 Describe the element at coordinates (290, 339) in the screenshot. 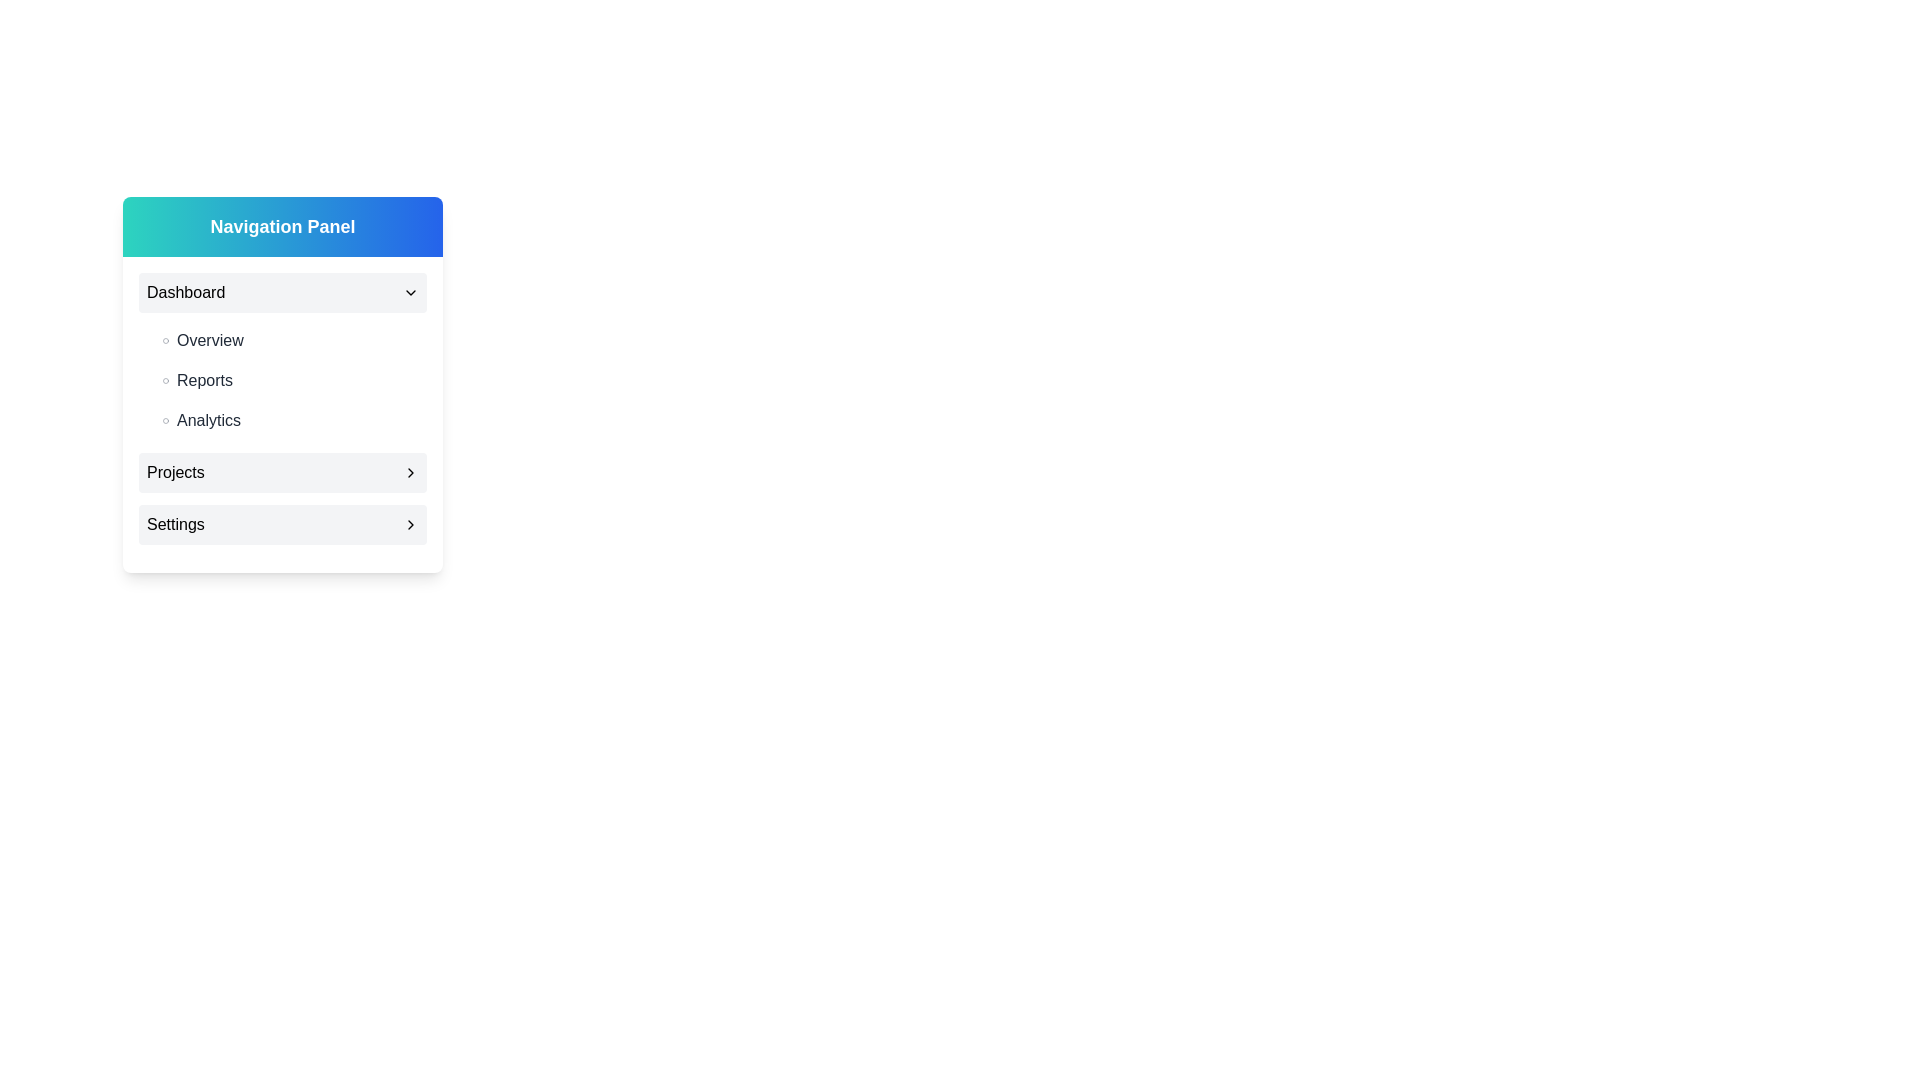

I see `the 'Overview' button located` at that location.